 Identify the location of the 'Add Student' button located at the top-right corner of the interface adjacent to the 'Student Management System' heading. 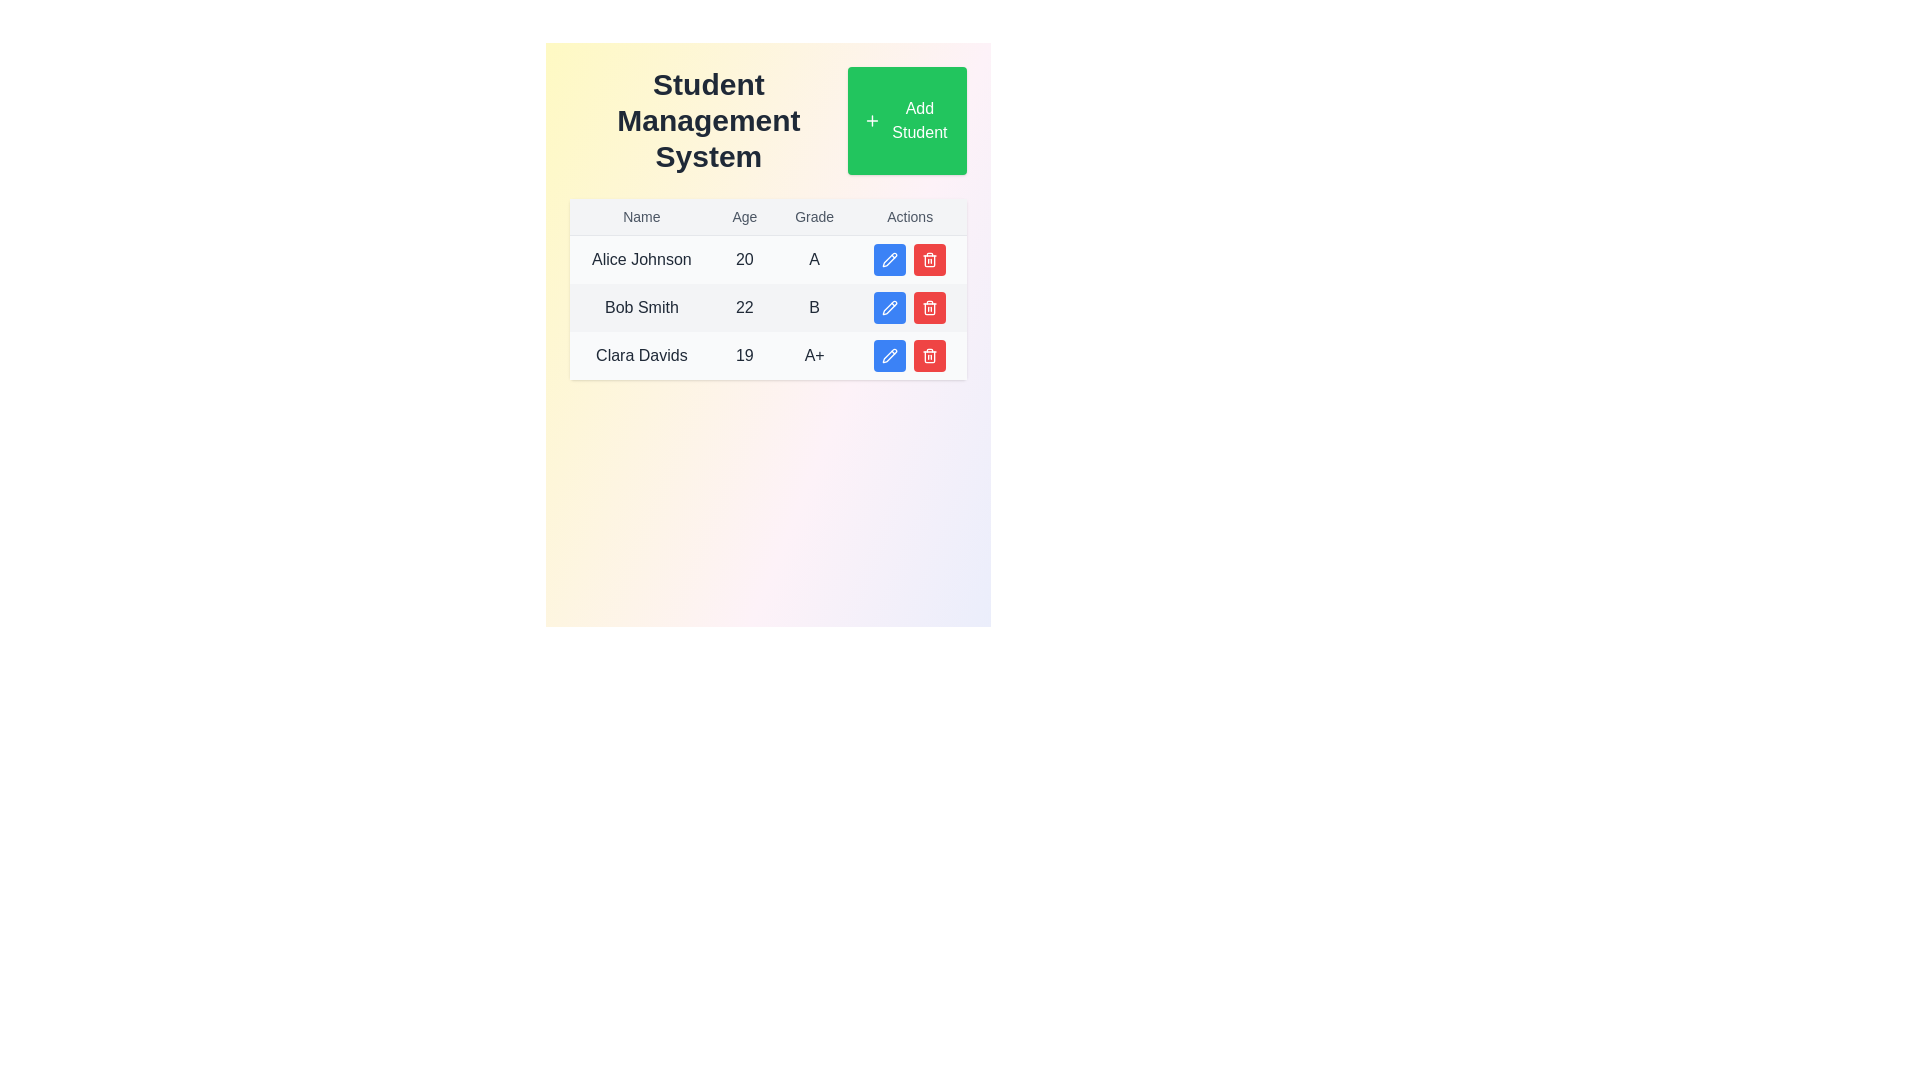
(906, 120).